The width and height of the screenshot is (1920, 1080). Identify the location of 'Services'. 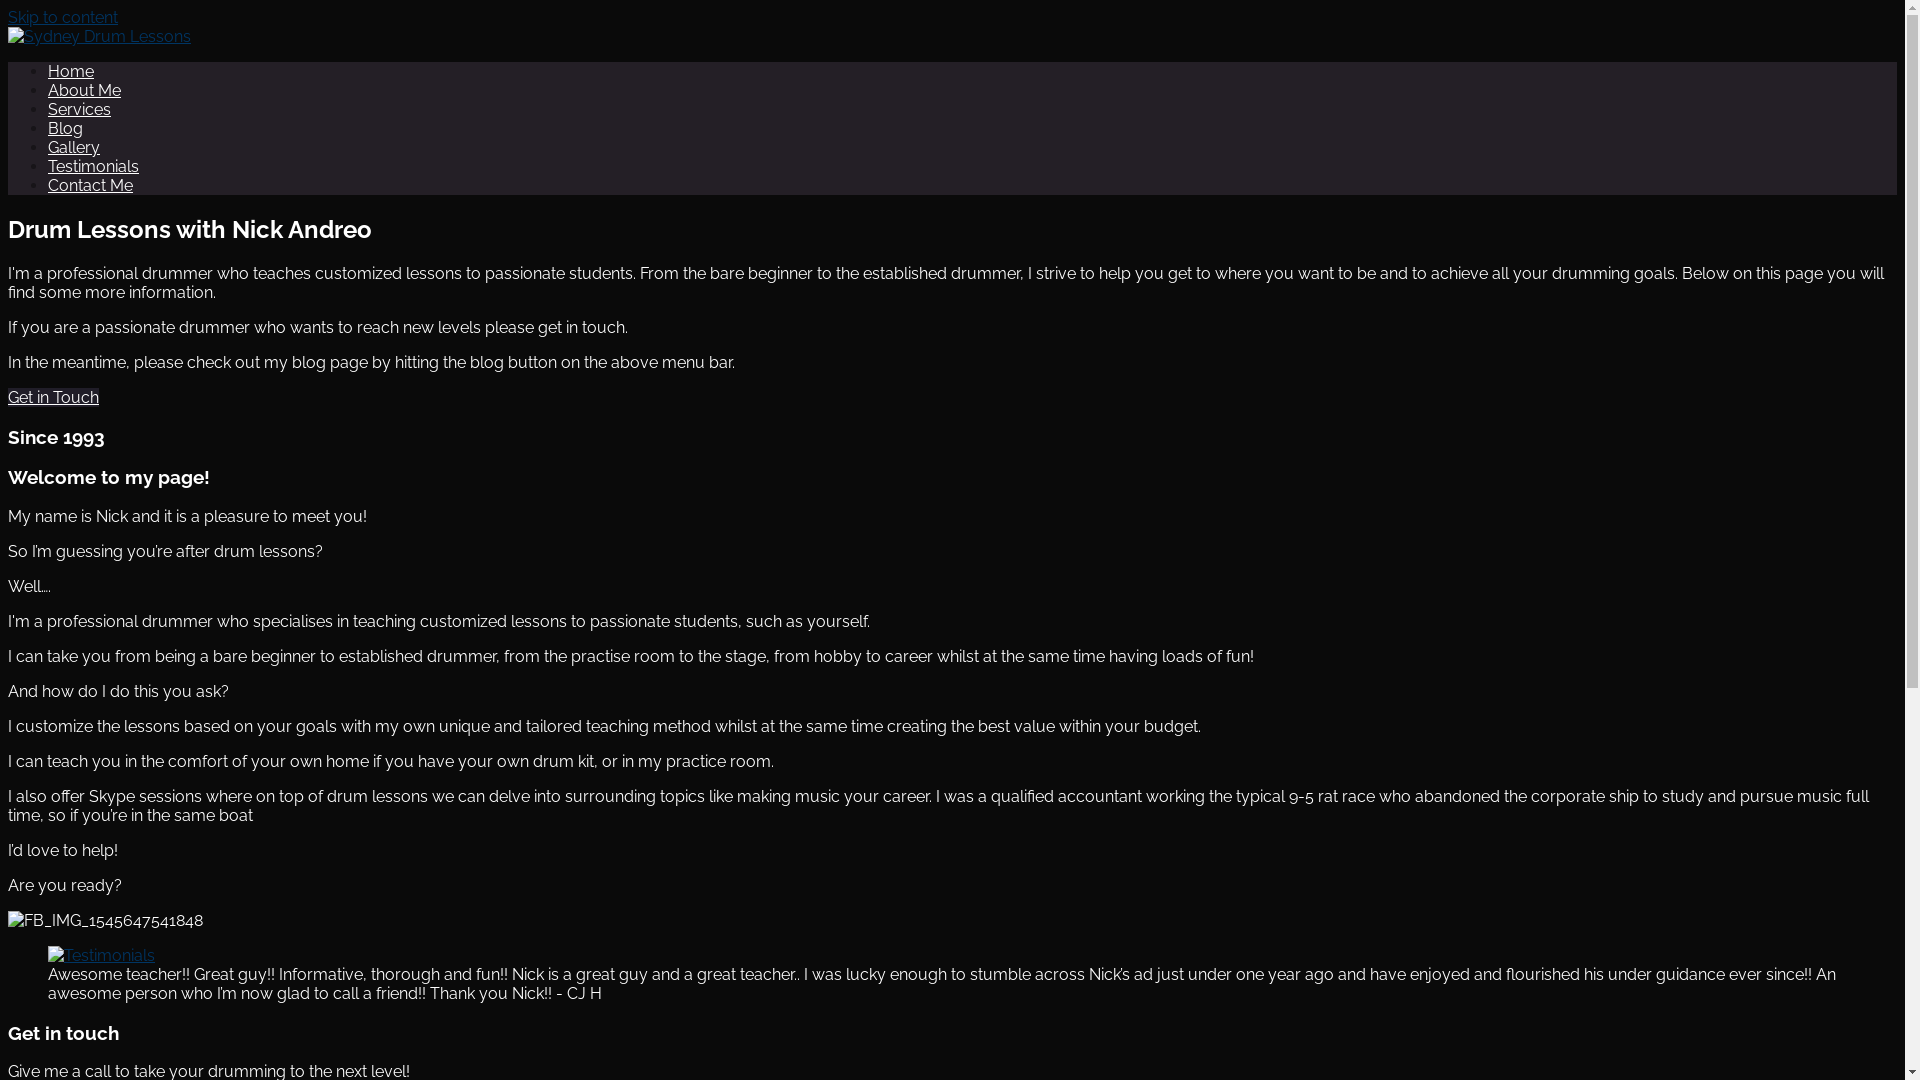
(79, 109).